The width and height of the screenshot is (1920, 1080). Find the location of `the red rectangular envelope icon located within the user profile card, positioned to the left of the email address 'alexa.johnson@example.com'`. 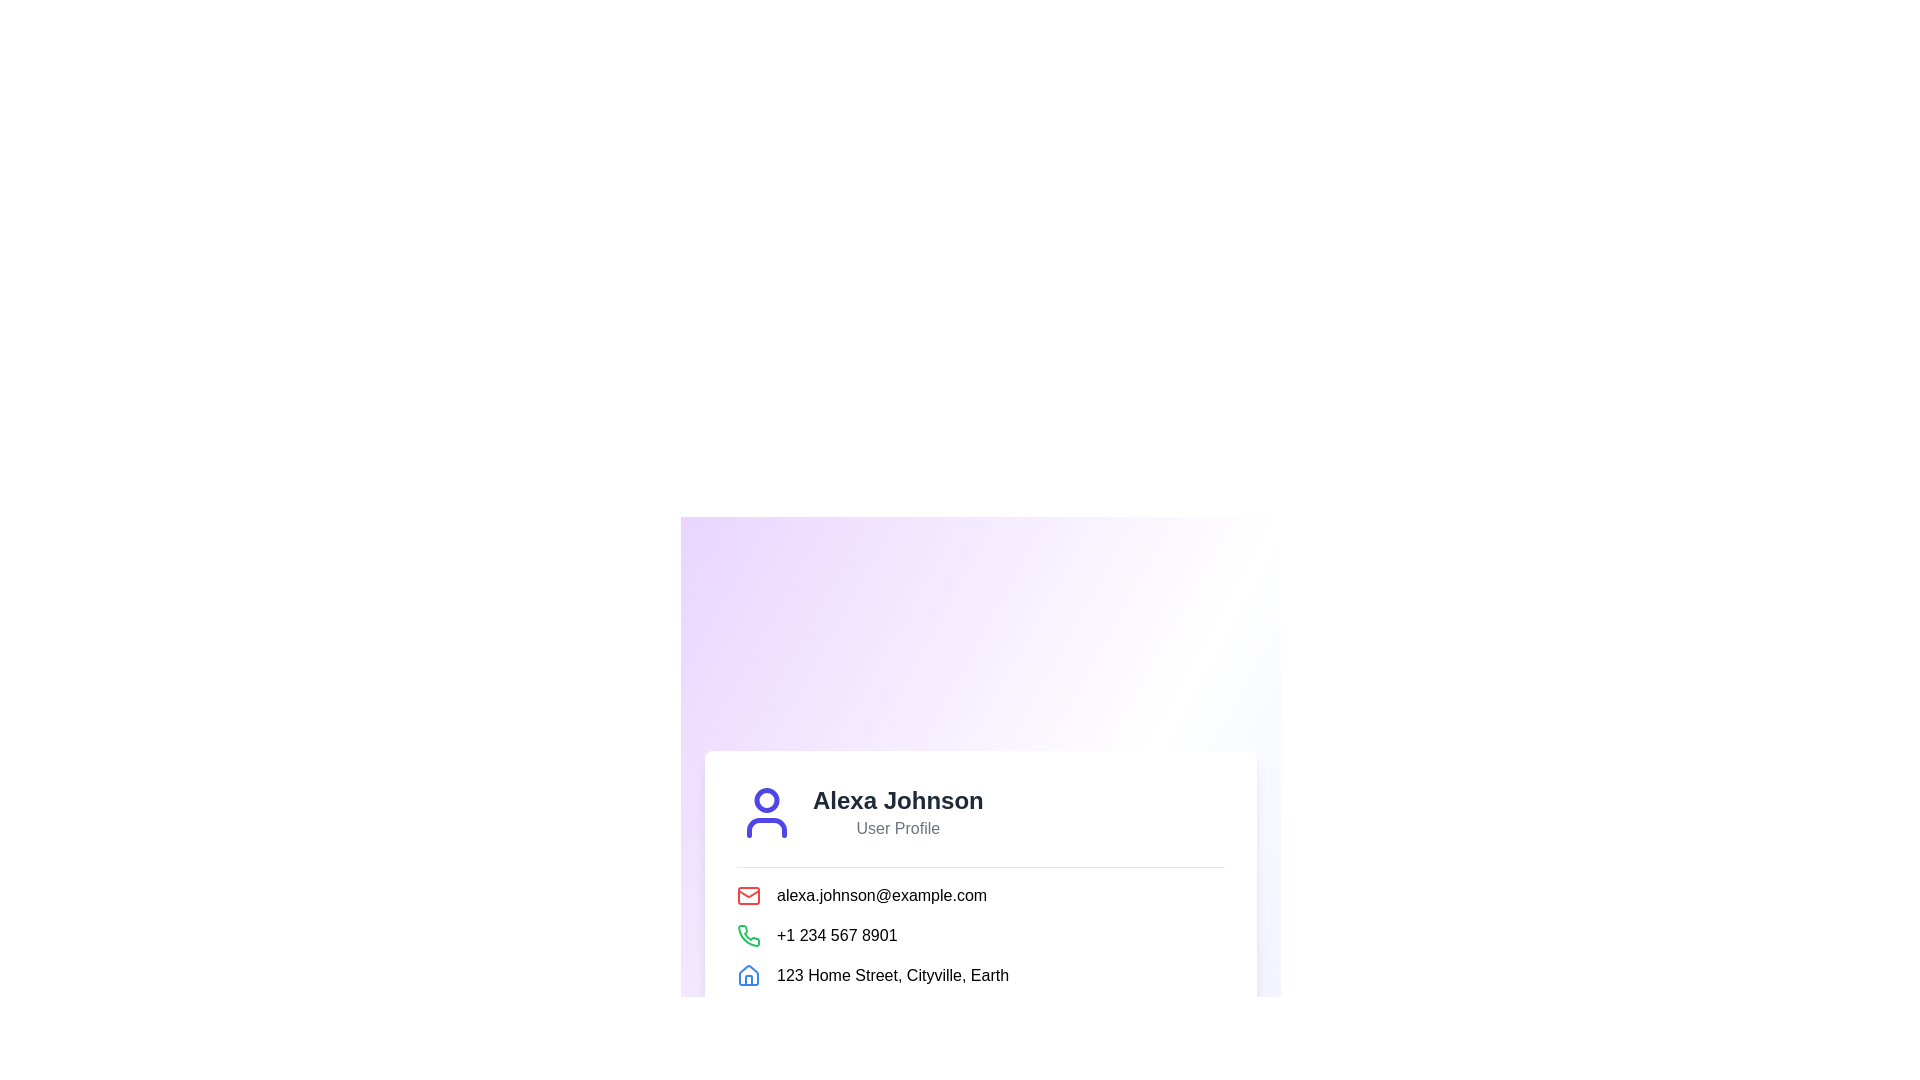

the red rectangular envelope icon located within the user profile card, positioned to the left of the email address 'alexa.johnson@example.com' is located at coordinates (747, 893).